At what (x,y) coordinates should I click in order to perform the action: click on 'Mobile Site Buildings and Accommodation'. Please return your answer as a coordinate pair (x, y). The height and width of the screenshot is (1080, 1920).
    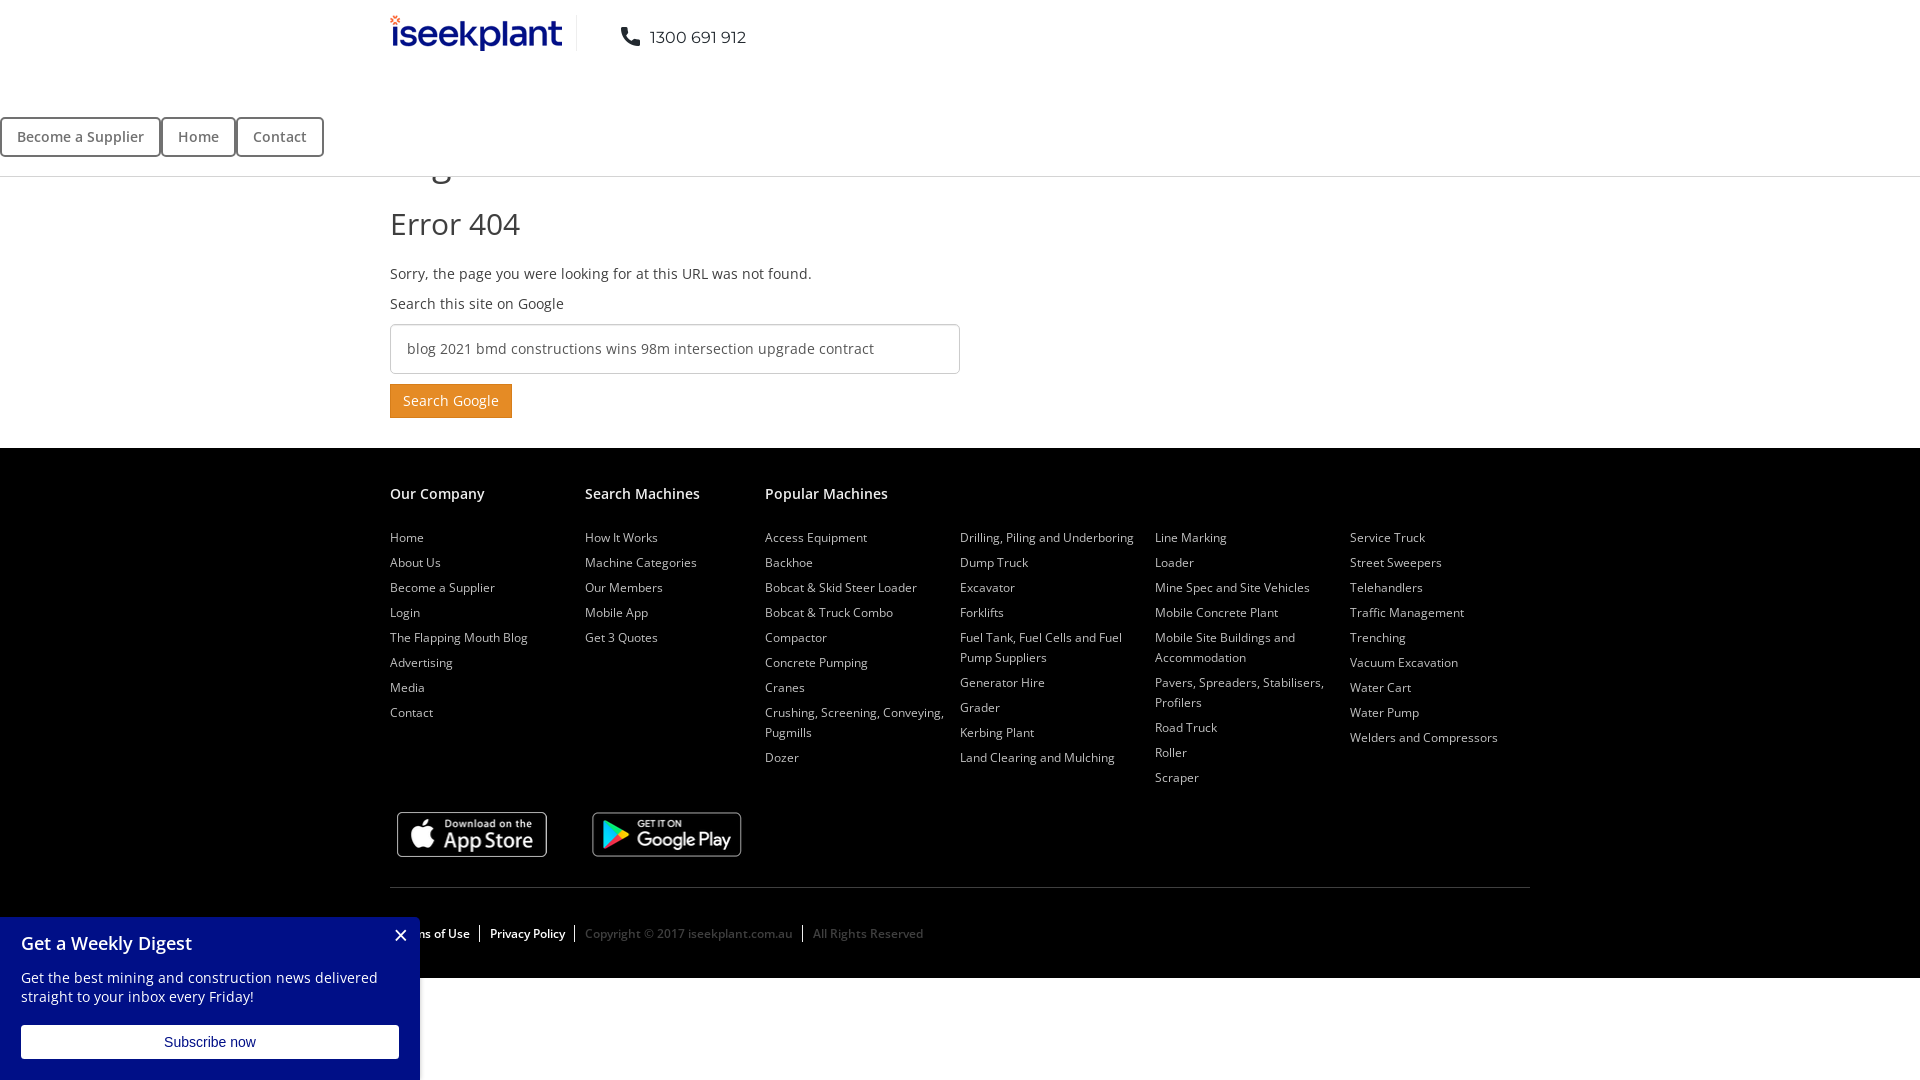
    Looking at the image, I should click on (1155, 647).